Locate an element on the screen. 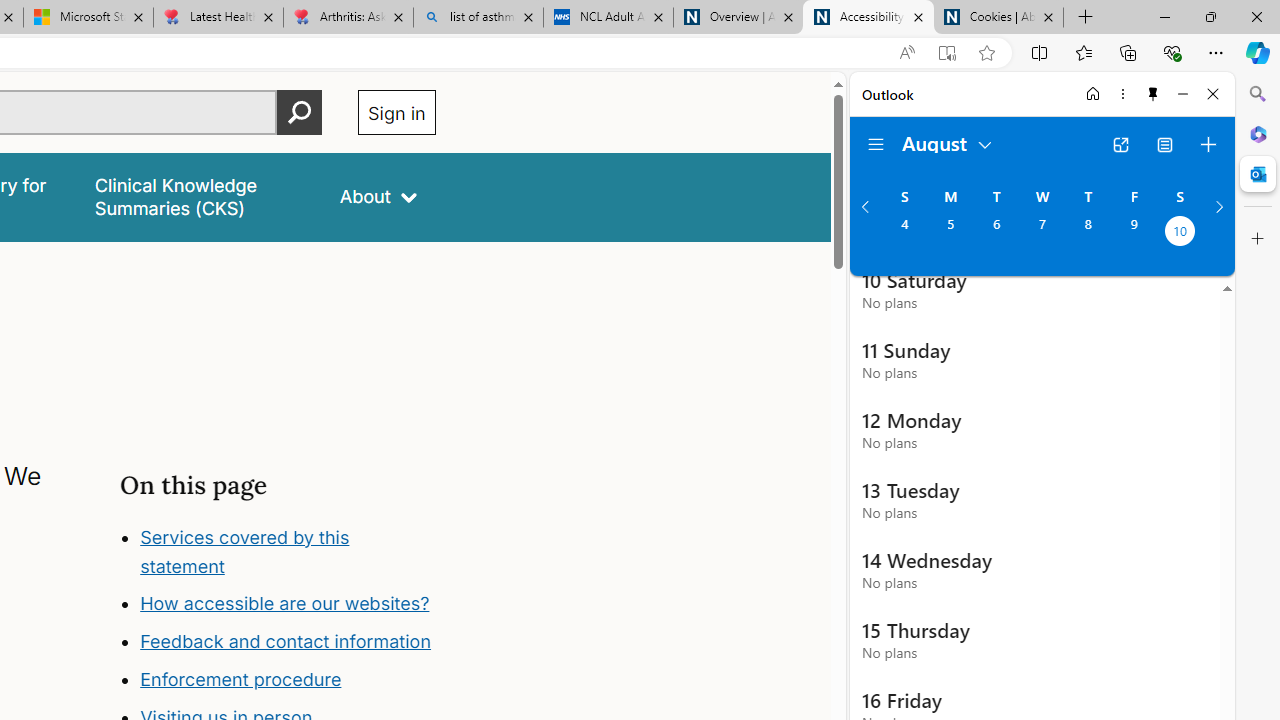 Image resolution: width=1280 pixels, height=720 pixels. 'Feedback and contact information' is located at coordinates (285, 641).